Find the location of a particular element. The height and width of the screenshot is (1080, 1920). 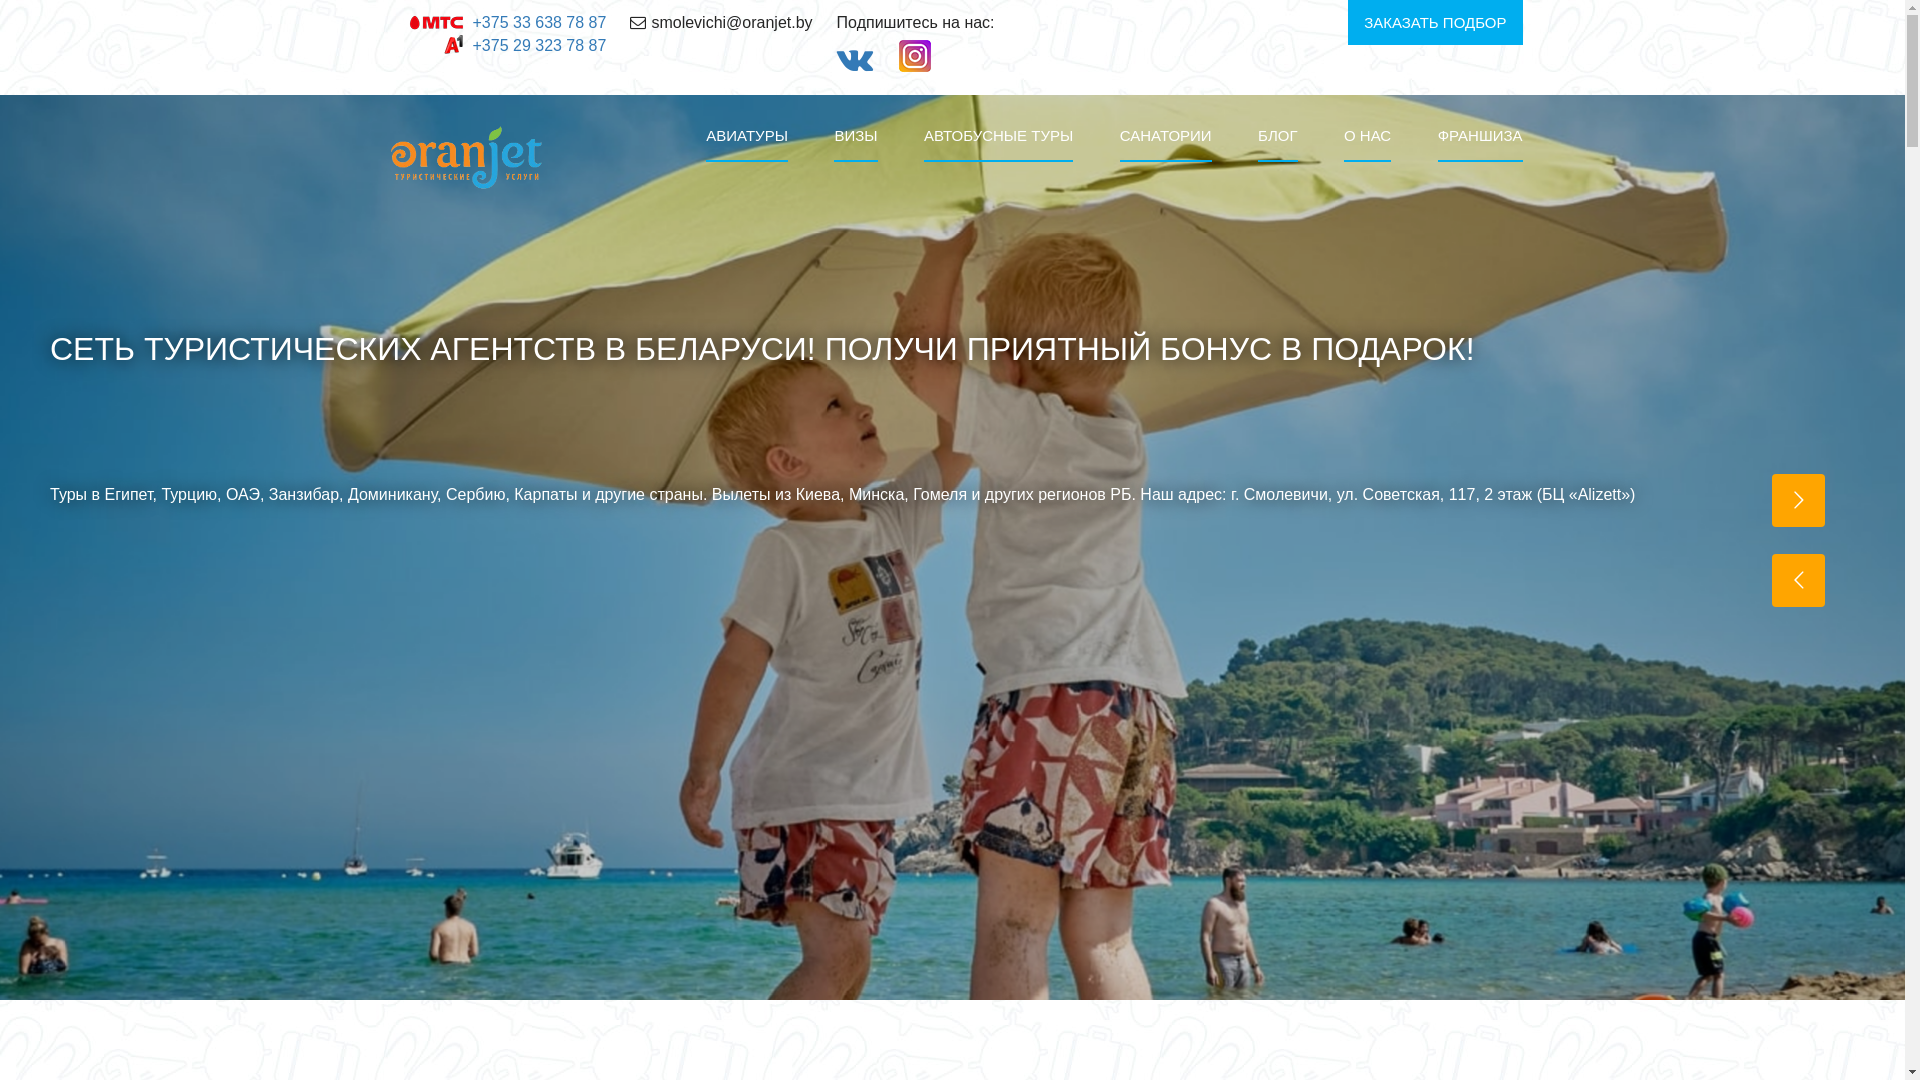

'+375 29 323 78 87' is located at coordinates (538, 45).